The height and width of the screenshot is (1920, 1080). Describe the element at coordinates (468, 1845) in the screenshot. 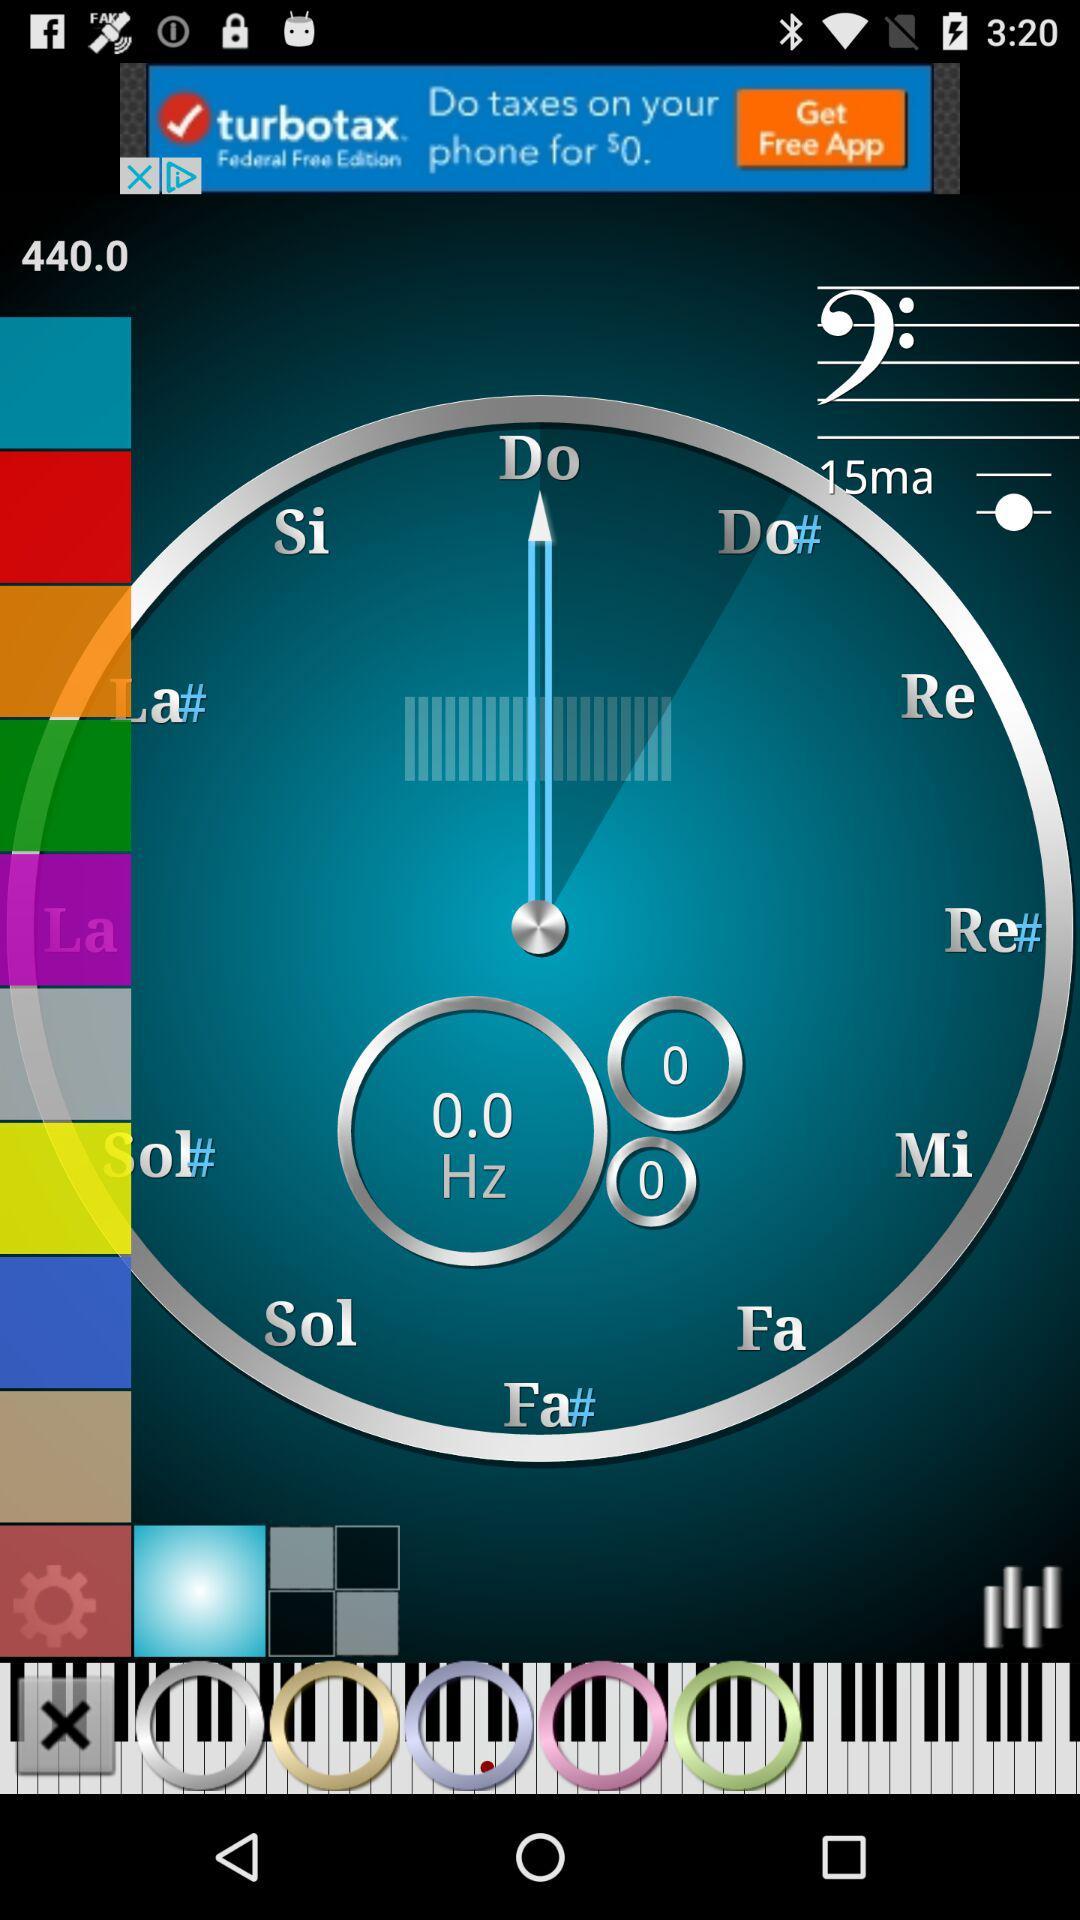

I see `the pause icon` at that location.